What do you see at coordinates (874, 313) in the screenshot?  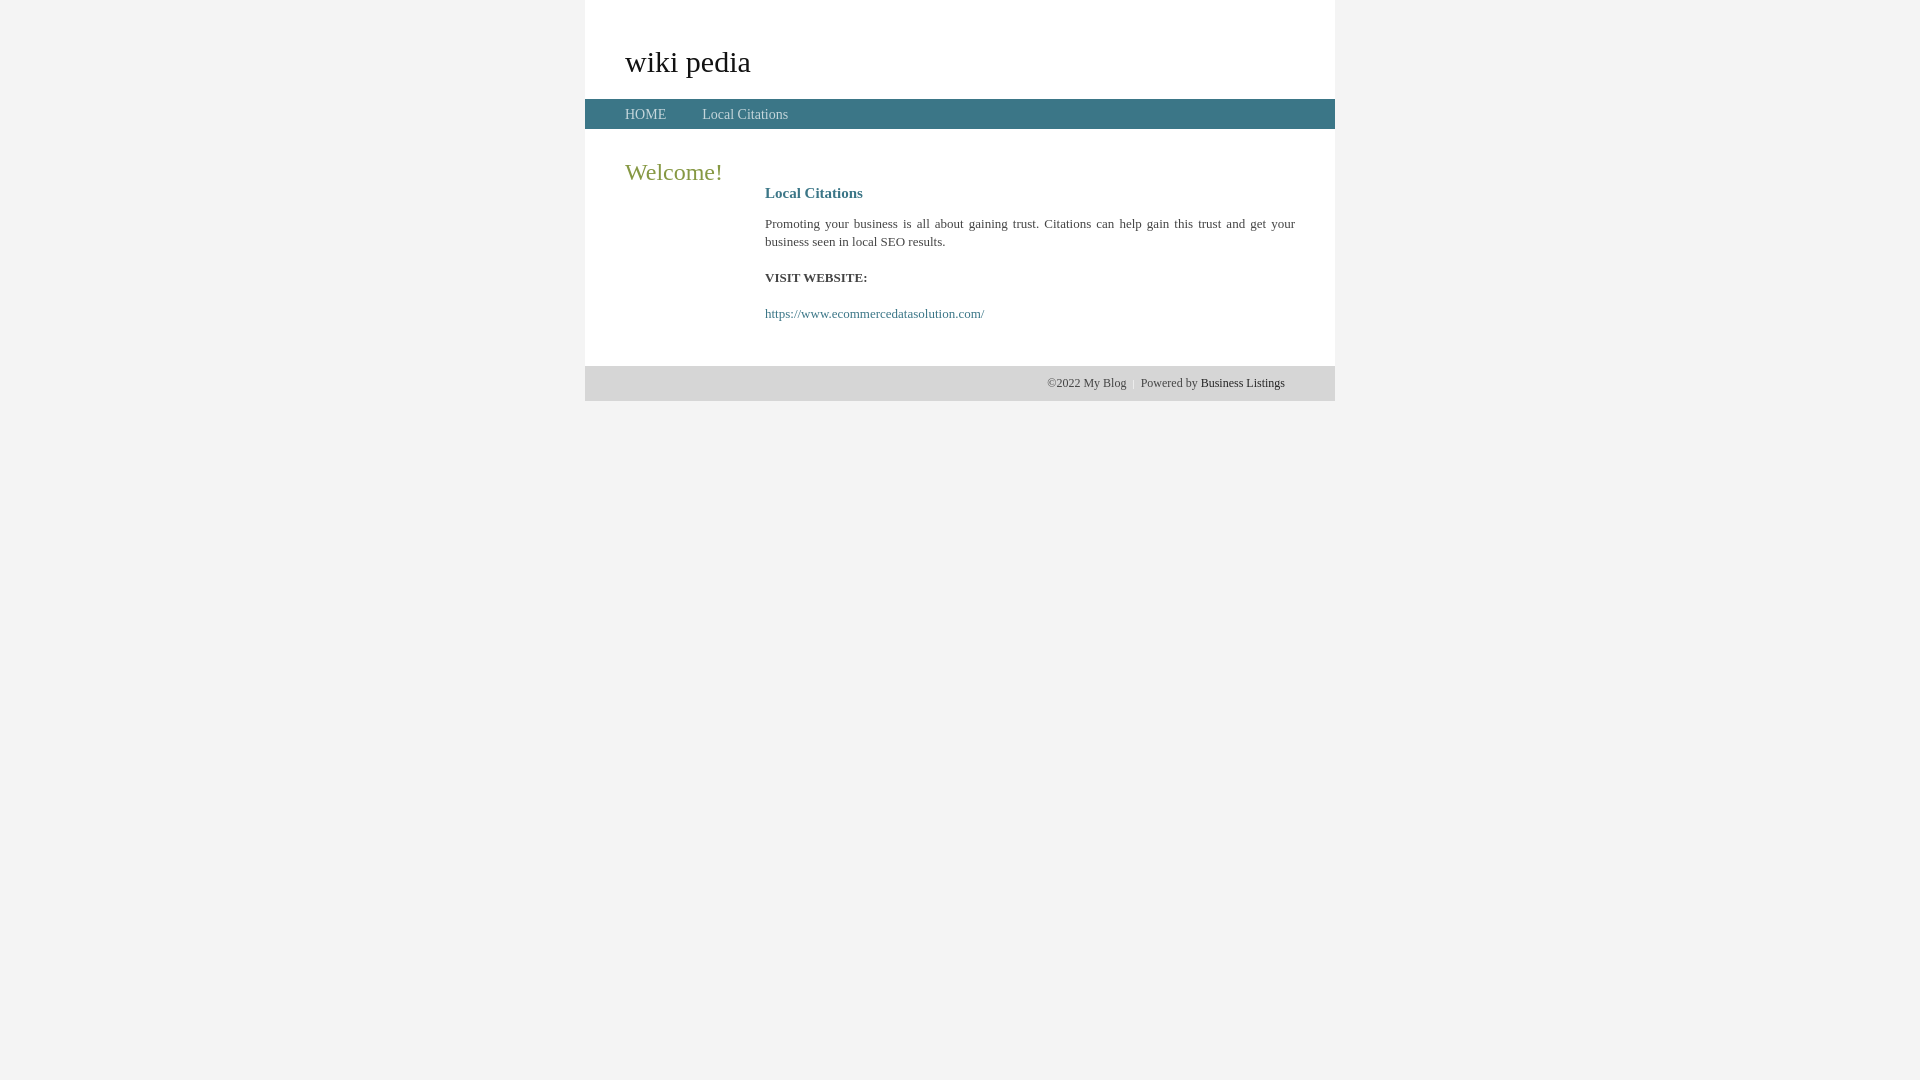 I see `'https://www.ecommercedatasolution.com/'` at bounding box center [874, 313].